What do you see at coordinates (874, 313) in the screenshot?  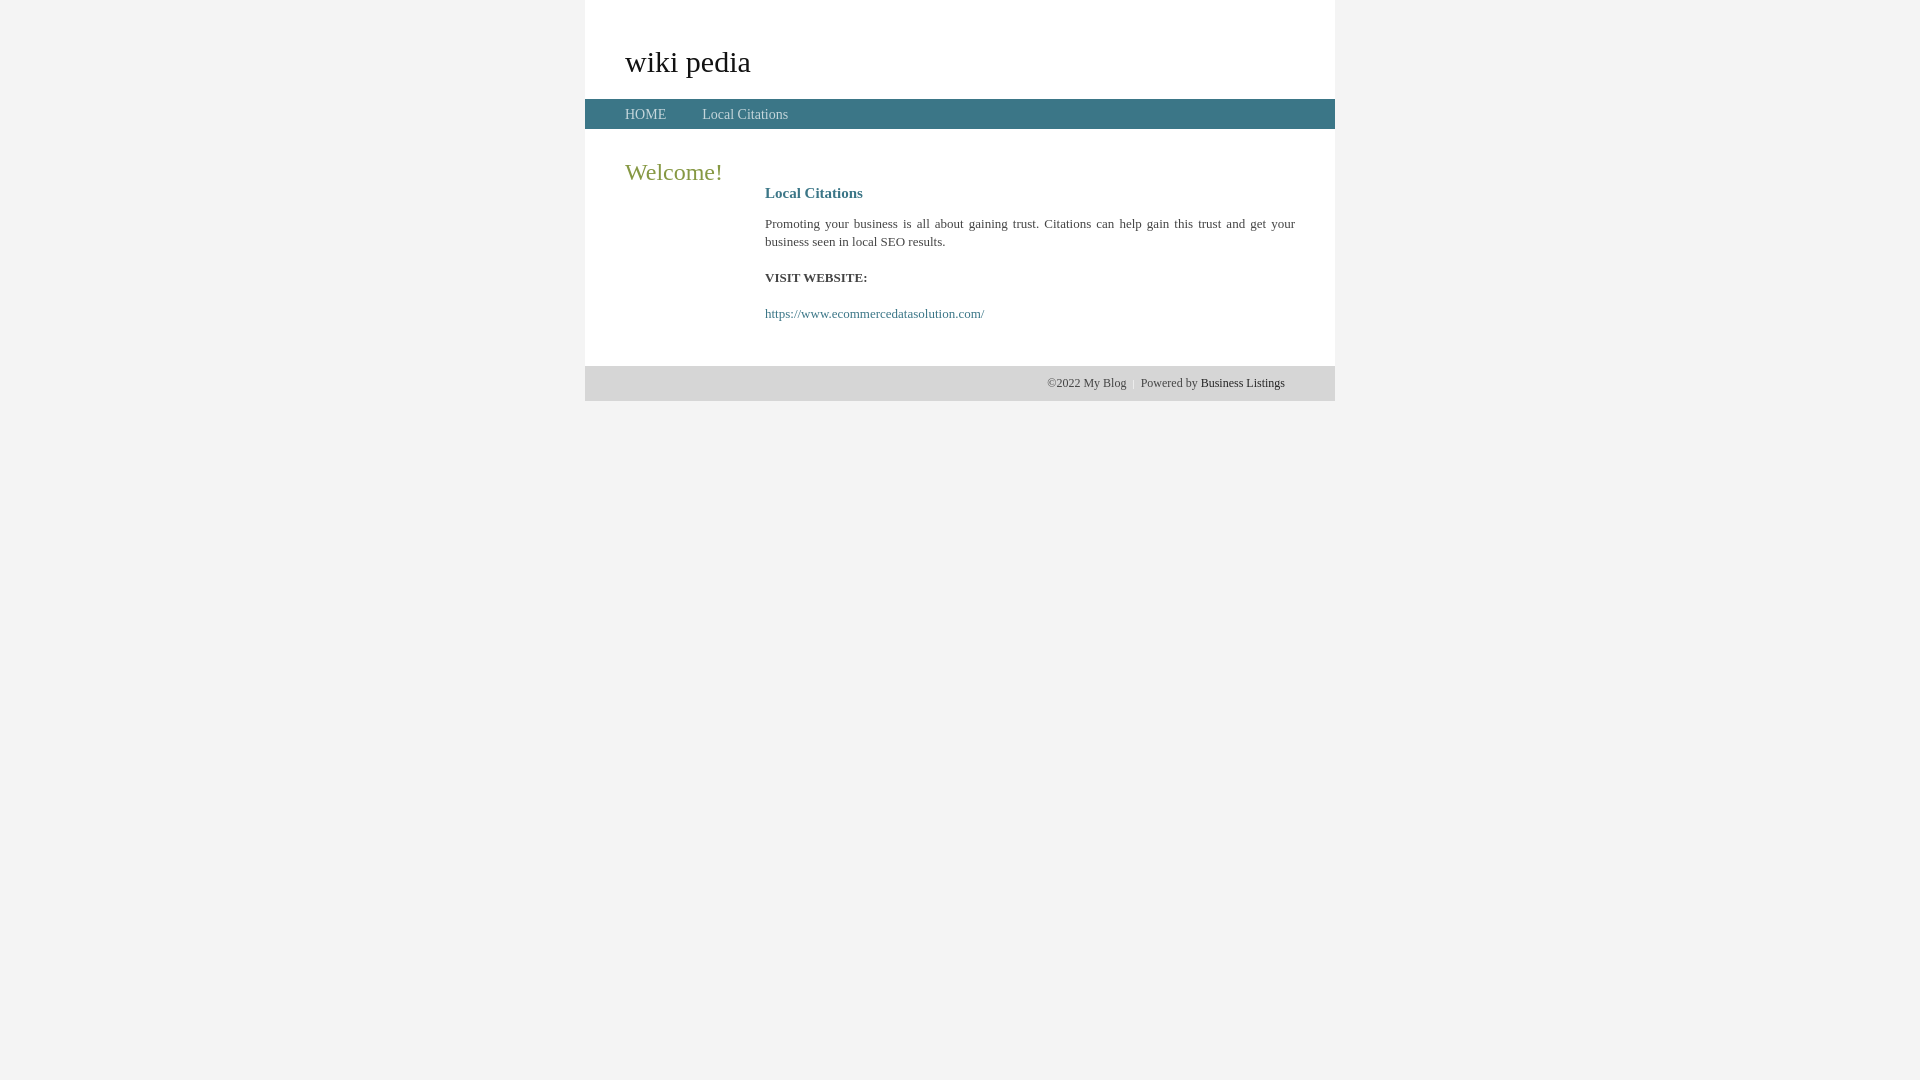 I see `'https://www.ecommercedatasolution.com/'` at bounding box center [874, 313].